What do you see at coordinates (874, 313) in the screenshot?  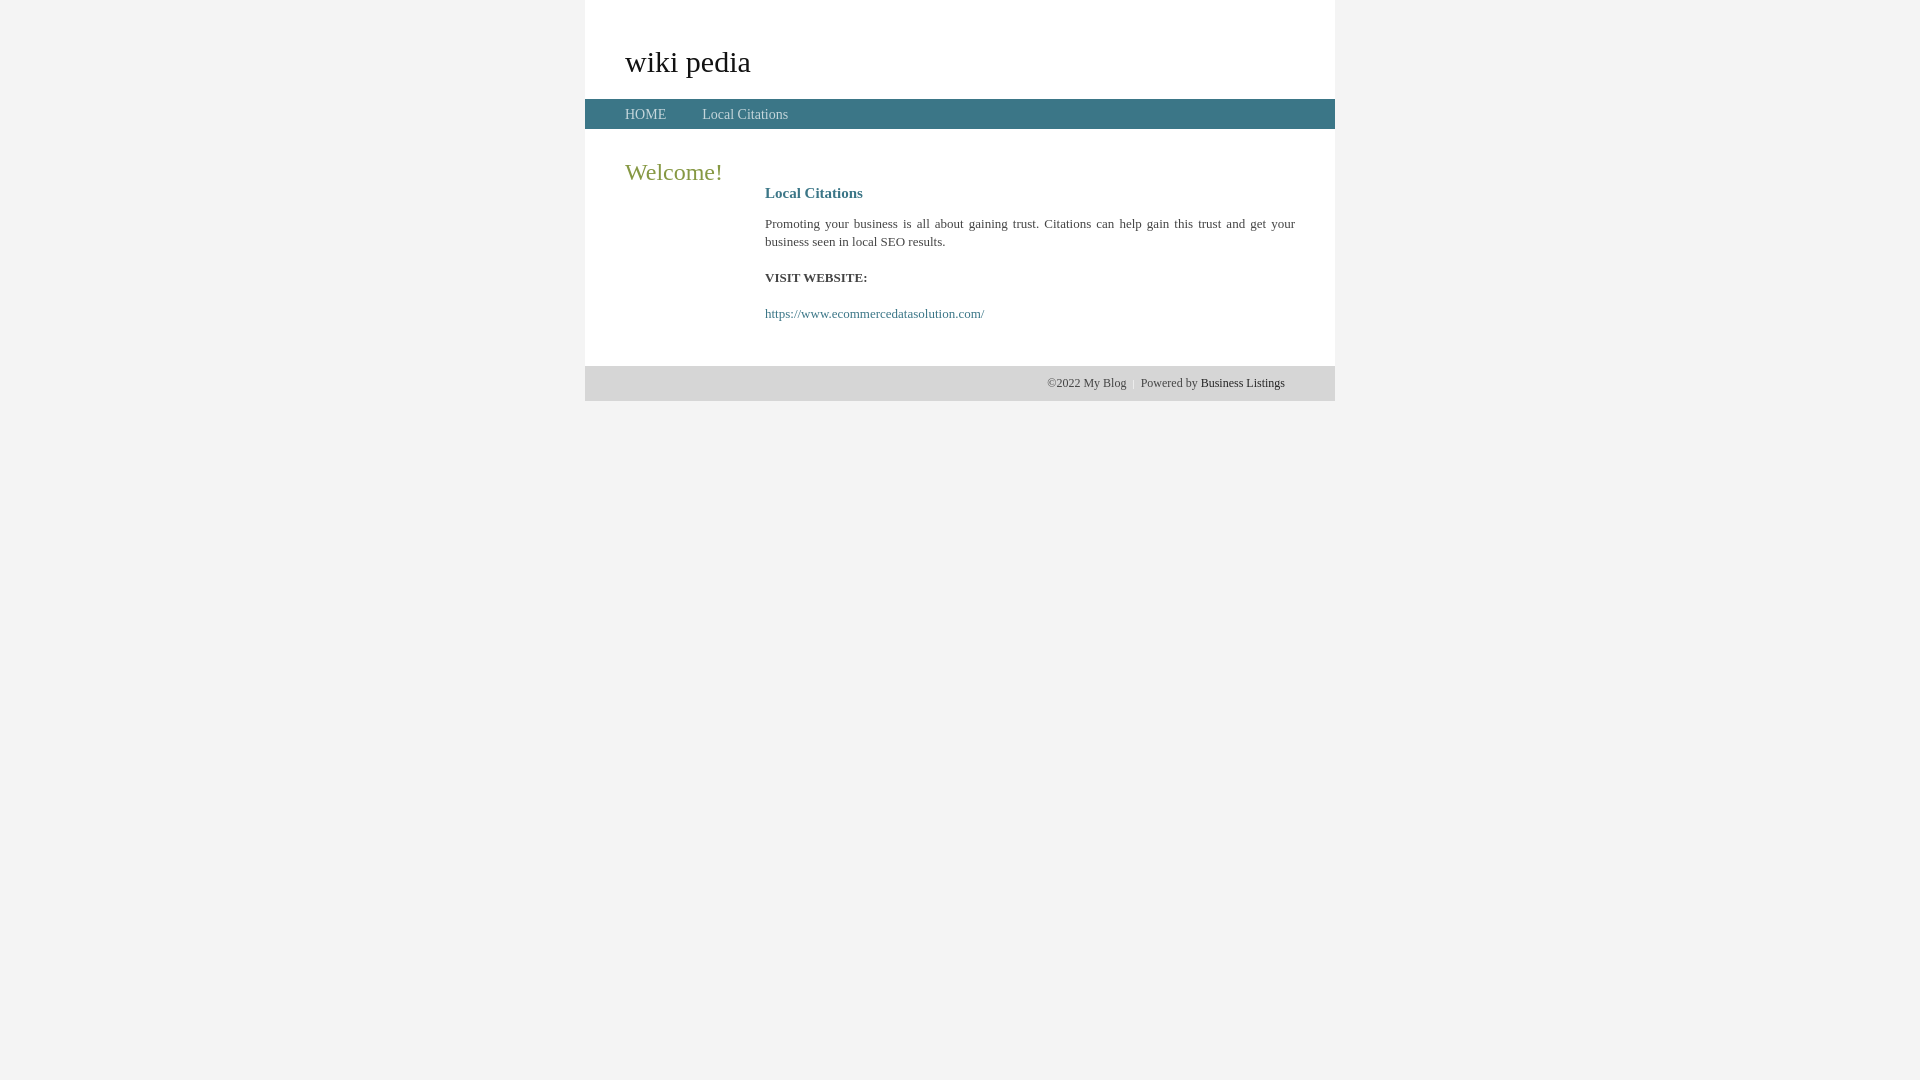 I see `'https://www.ecommercedatasolution.com/'` at bounding box center [874, 313].